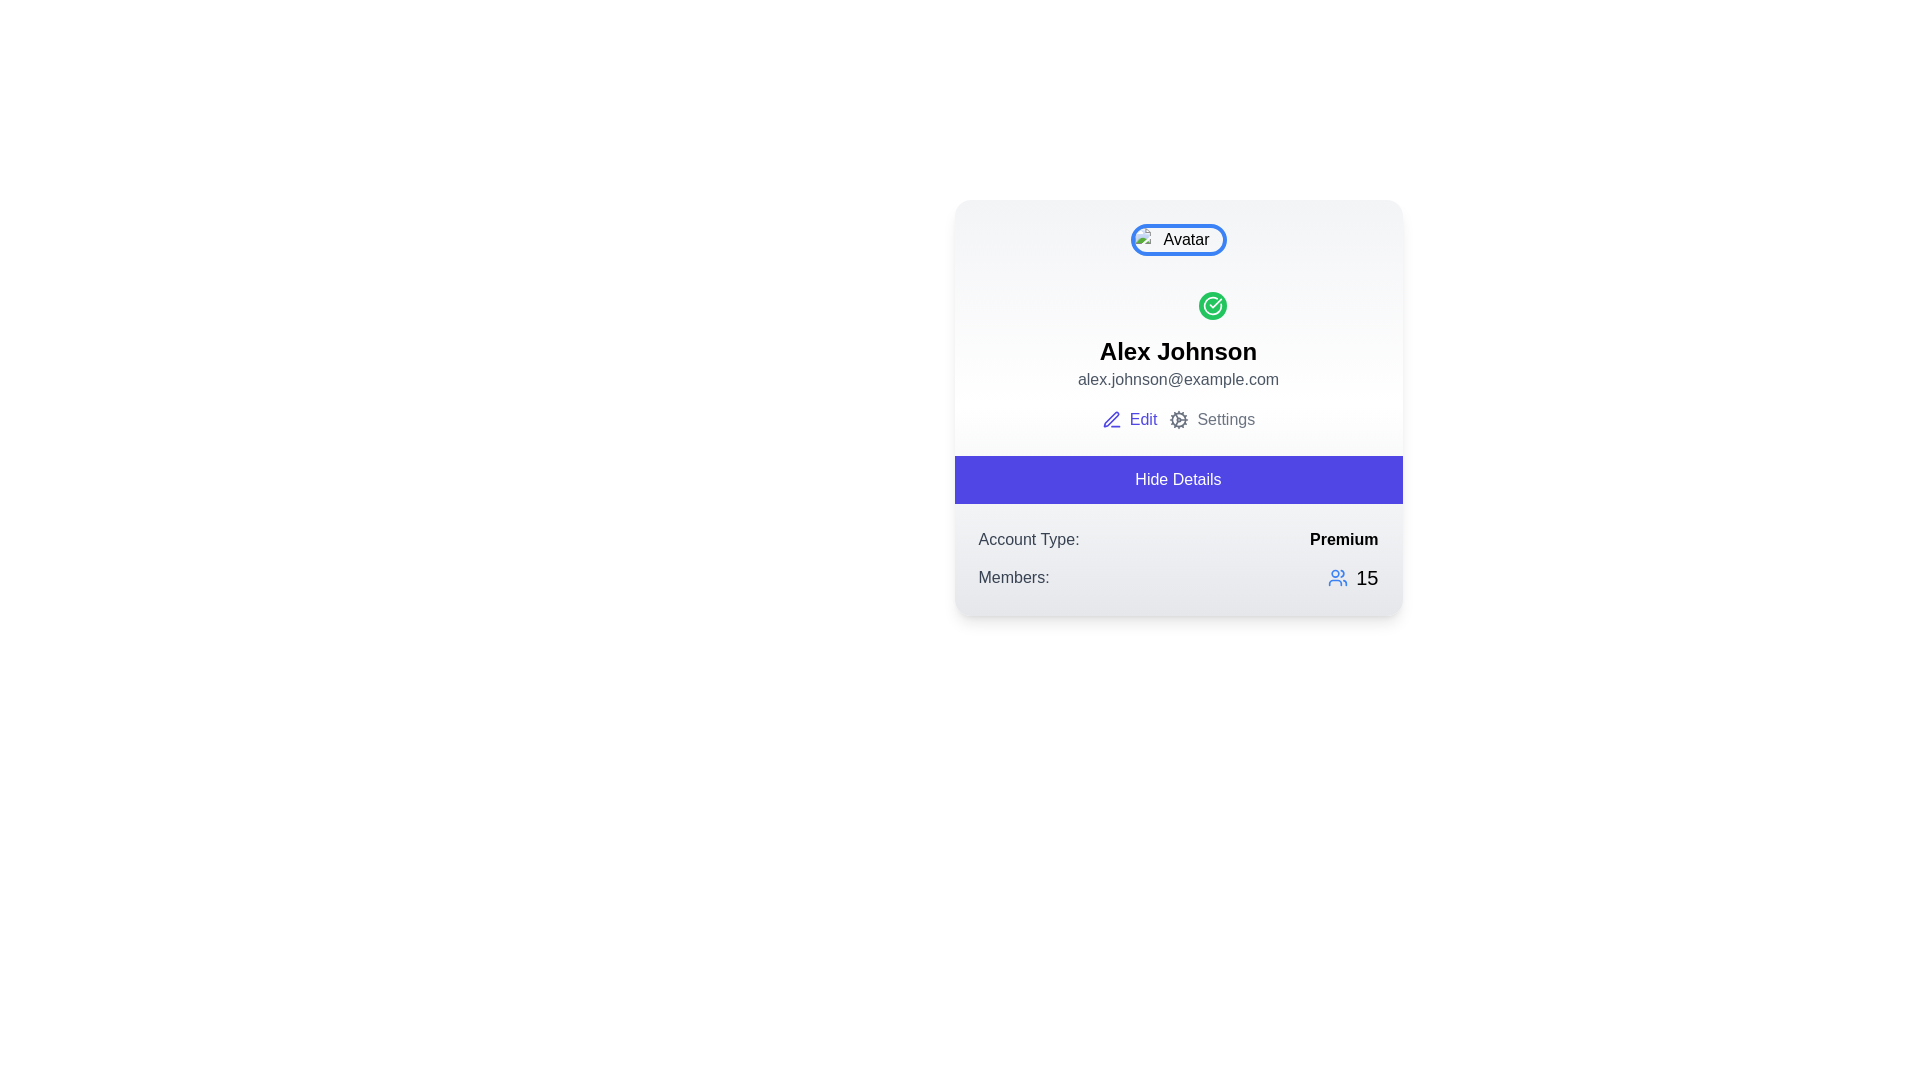 The image size is (1920, 1080). Describe the element at coordinates (1178, 419) in the screenshot. I see `the 'Edit' button in the Button group located beneath the user's name and email information, featuring a blue font style` at that location.